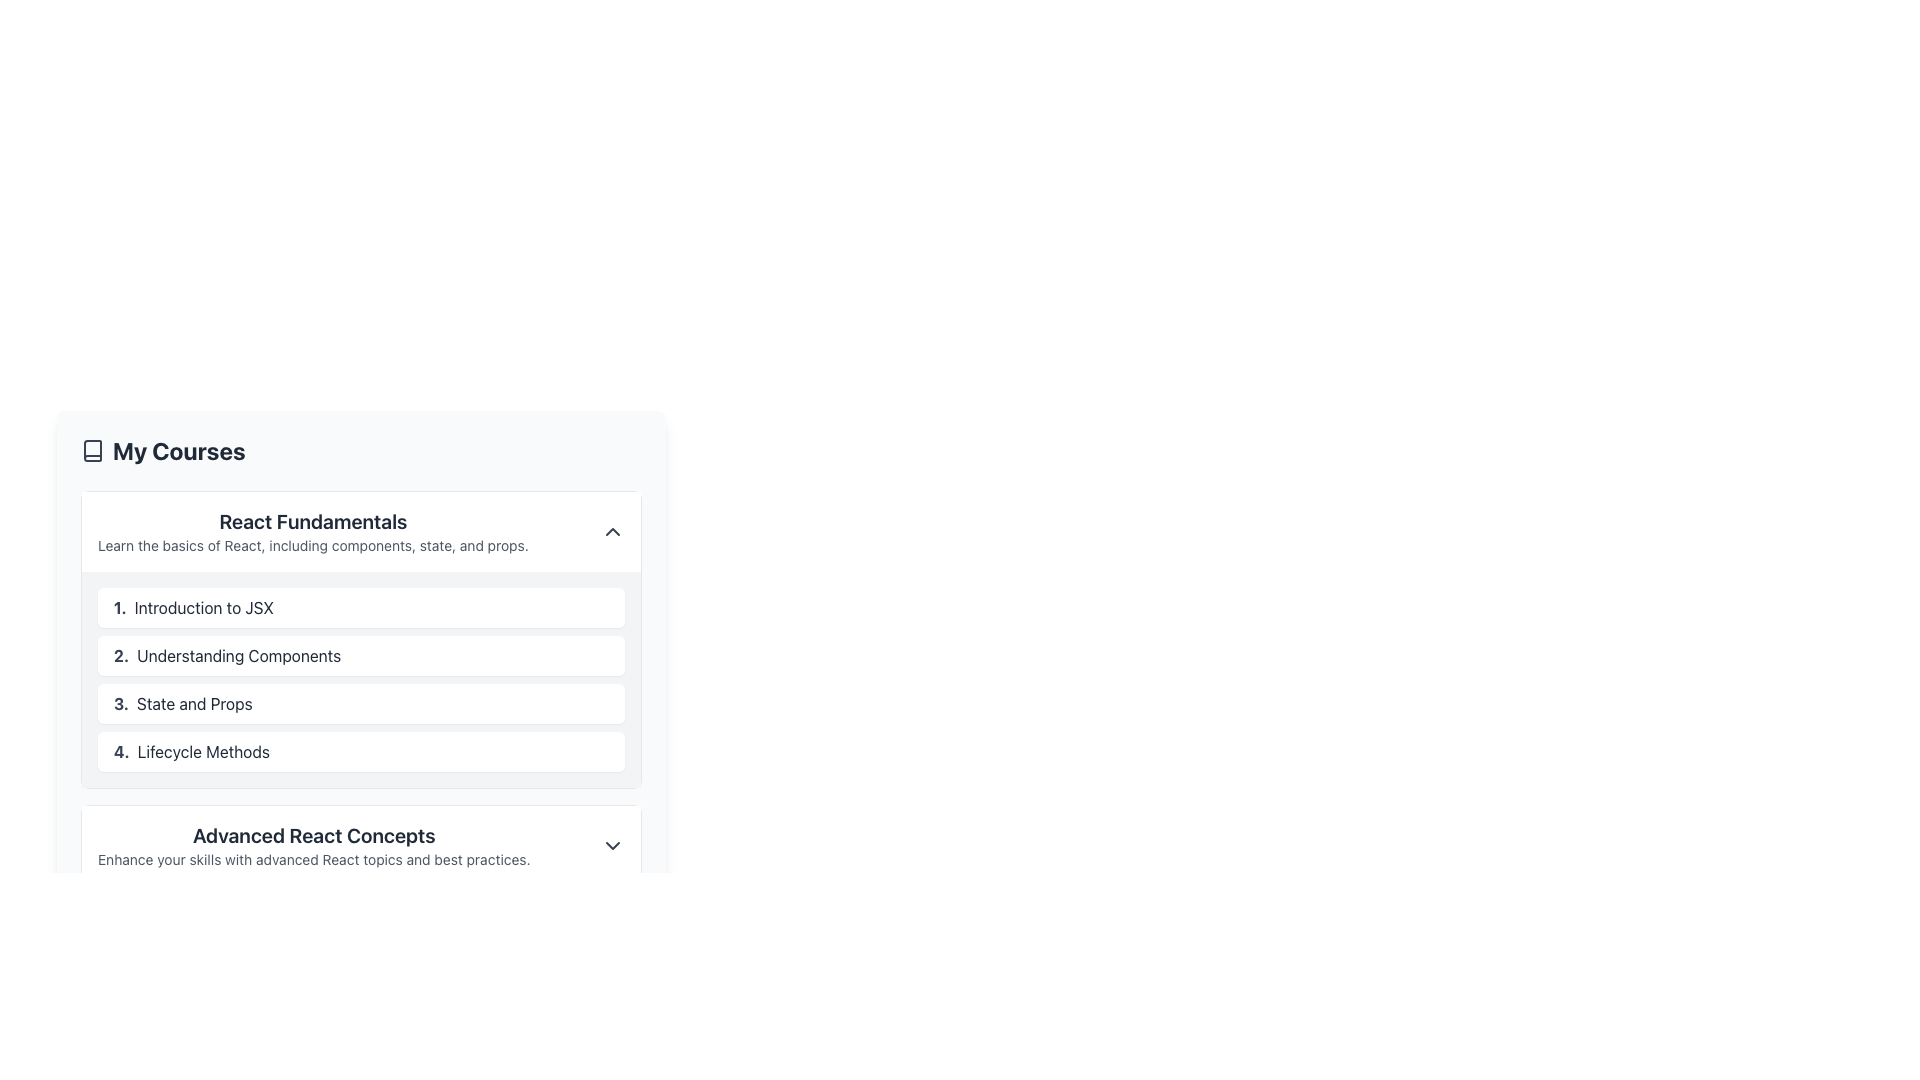  I want to click on the upward-pointing chevron icon located at the rightmost end of the 'React Fundamentals' section, so click(612, 531).